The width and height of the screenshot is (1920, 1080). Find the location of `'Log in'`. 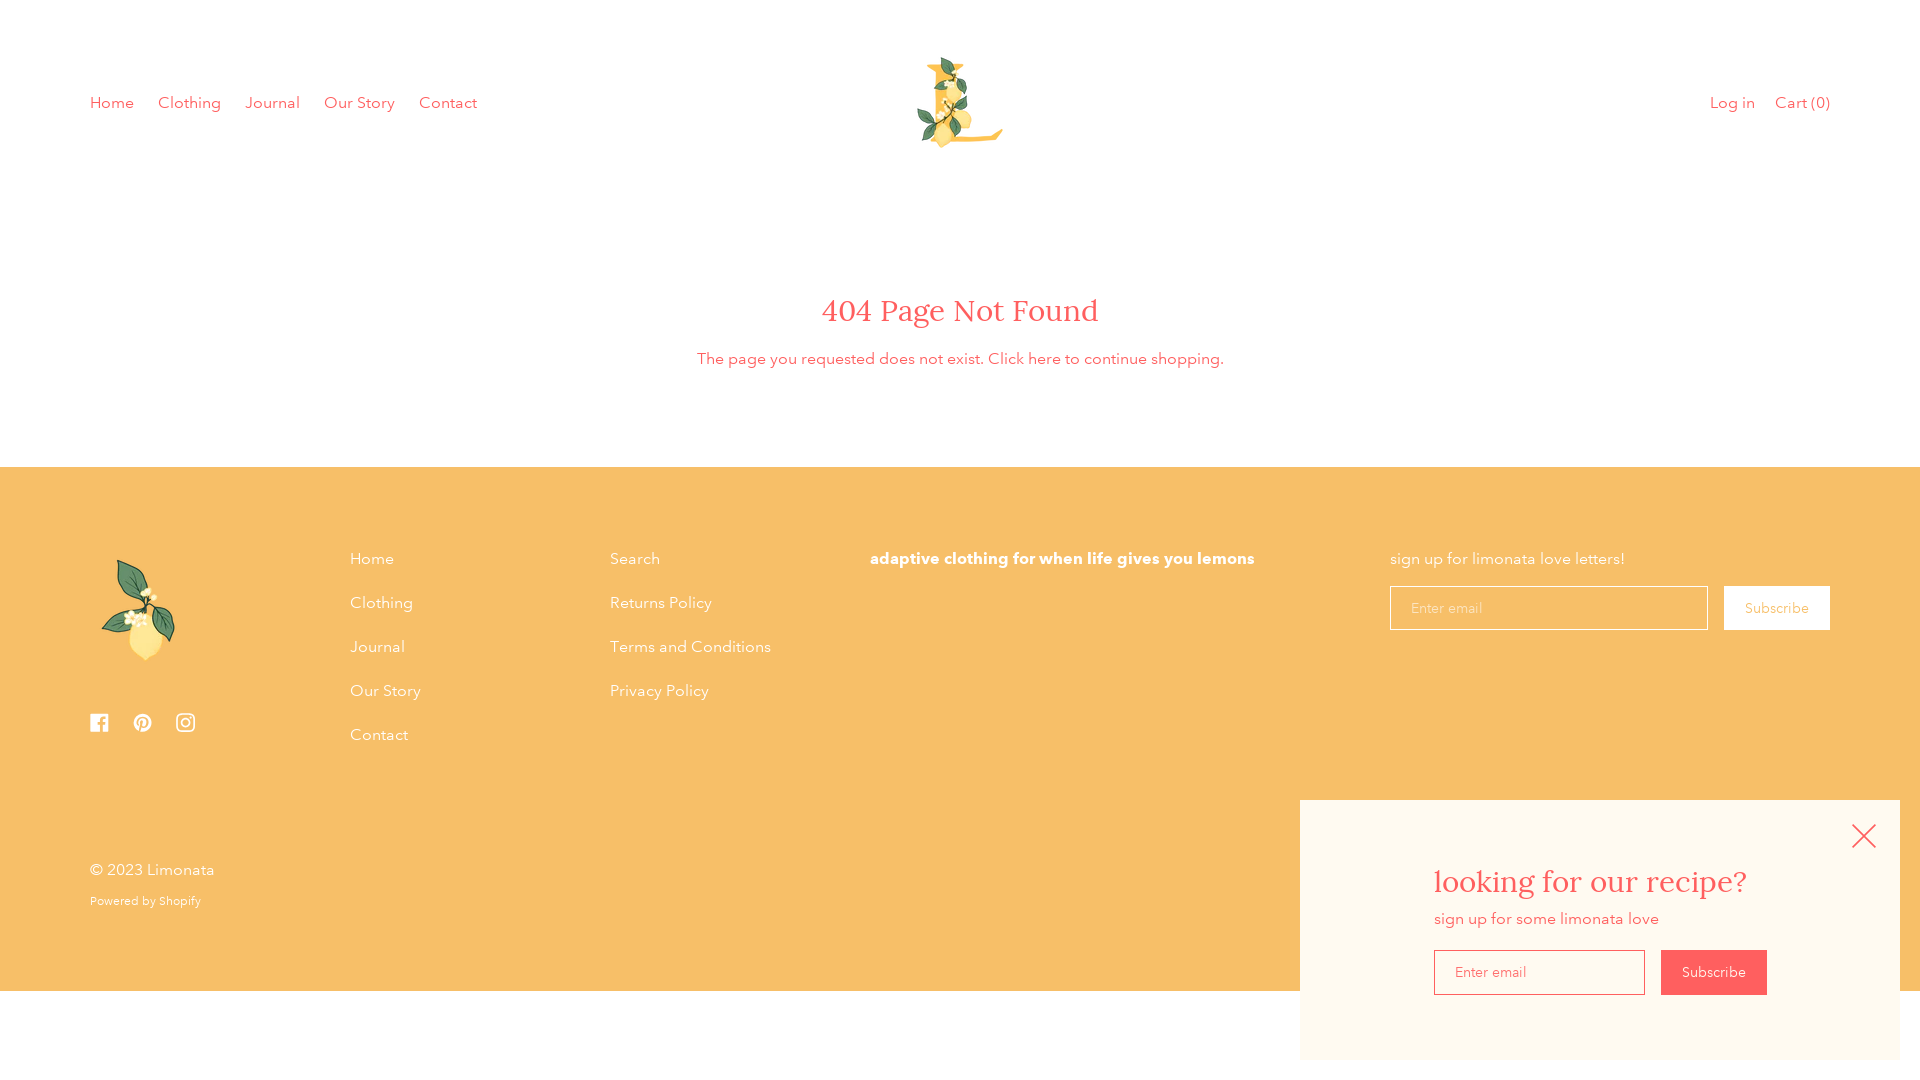

'Log in' is located at coordinates (1731, 104).